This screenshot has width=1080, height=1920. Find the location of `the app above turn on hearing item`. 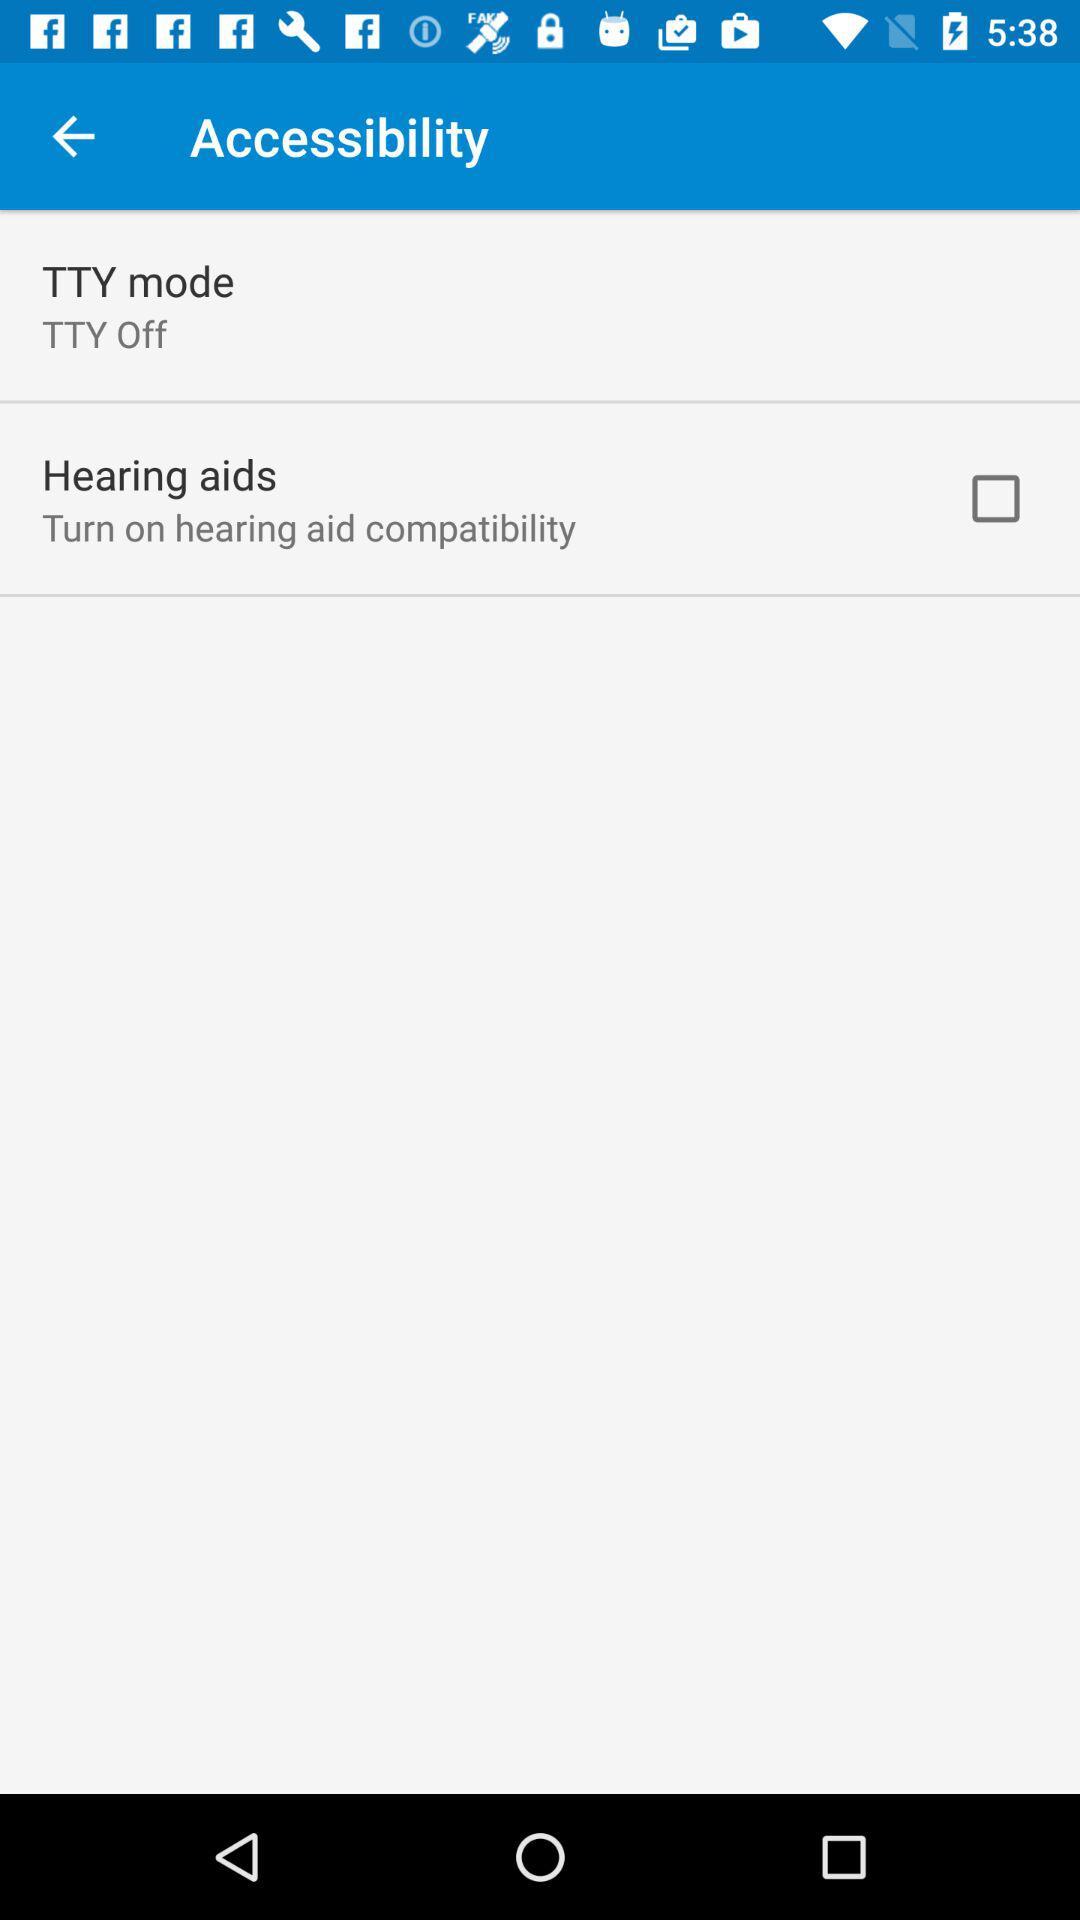

the app above turn on hearing item is located at coordinates (158, 473).